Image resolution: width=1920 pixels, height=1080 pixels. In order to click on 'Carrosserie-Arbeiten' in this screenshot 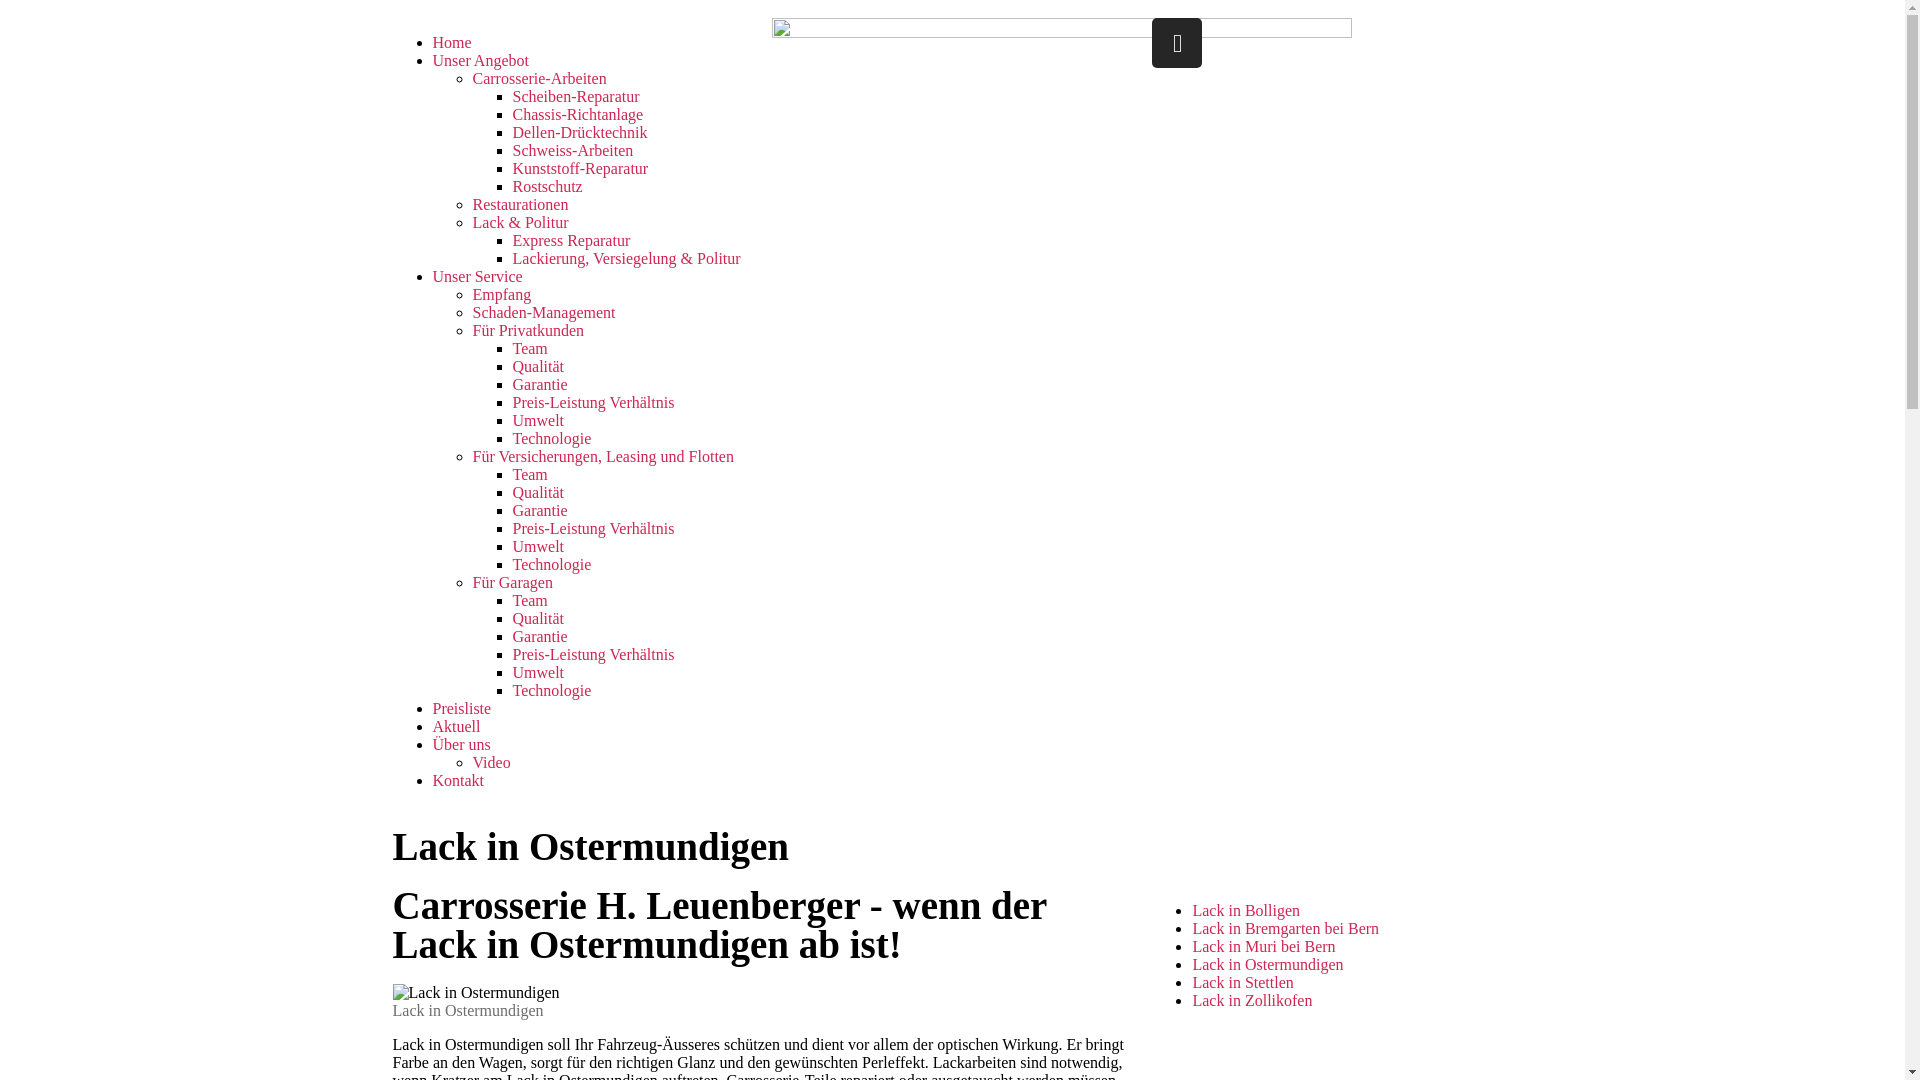, I will do `click(538, 77)`.